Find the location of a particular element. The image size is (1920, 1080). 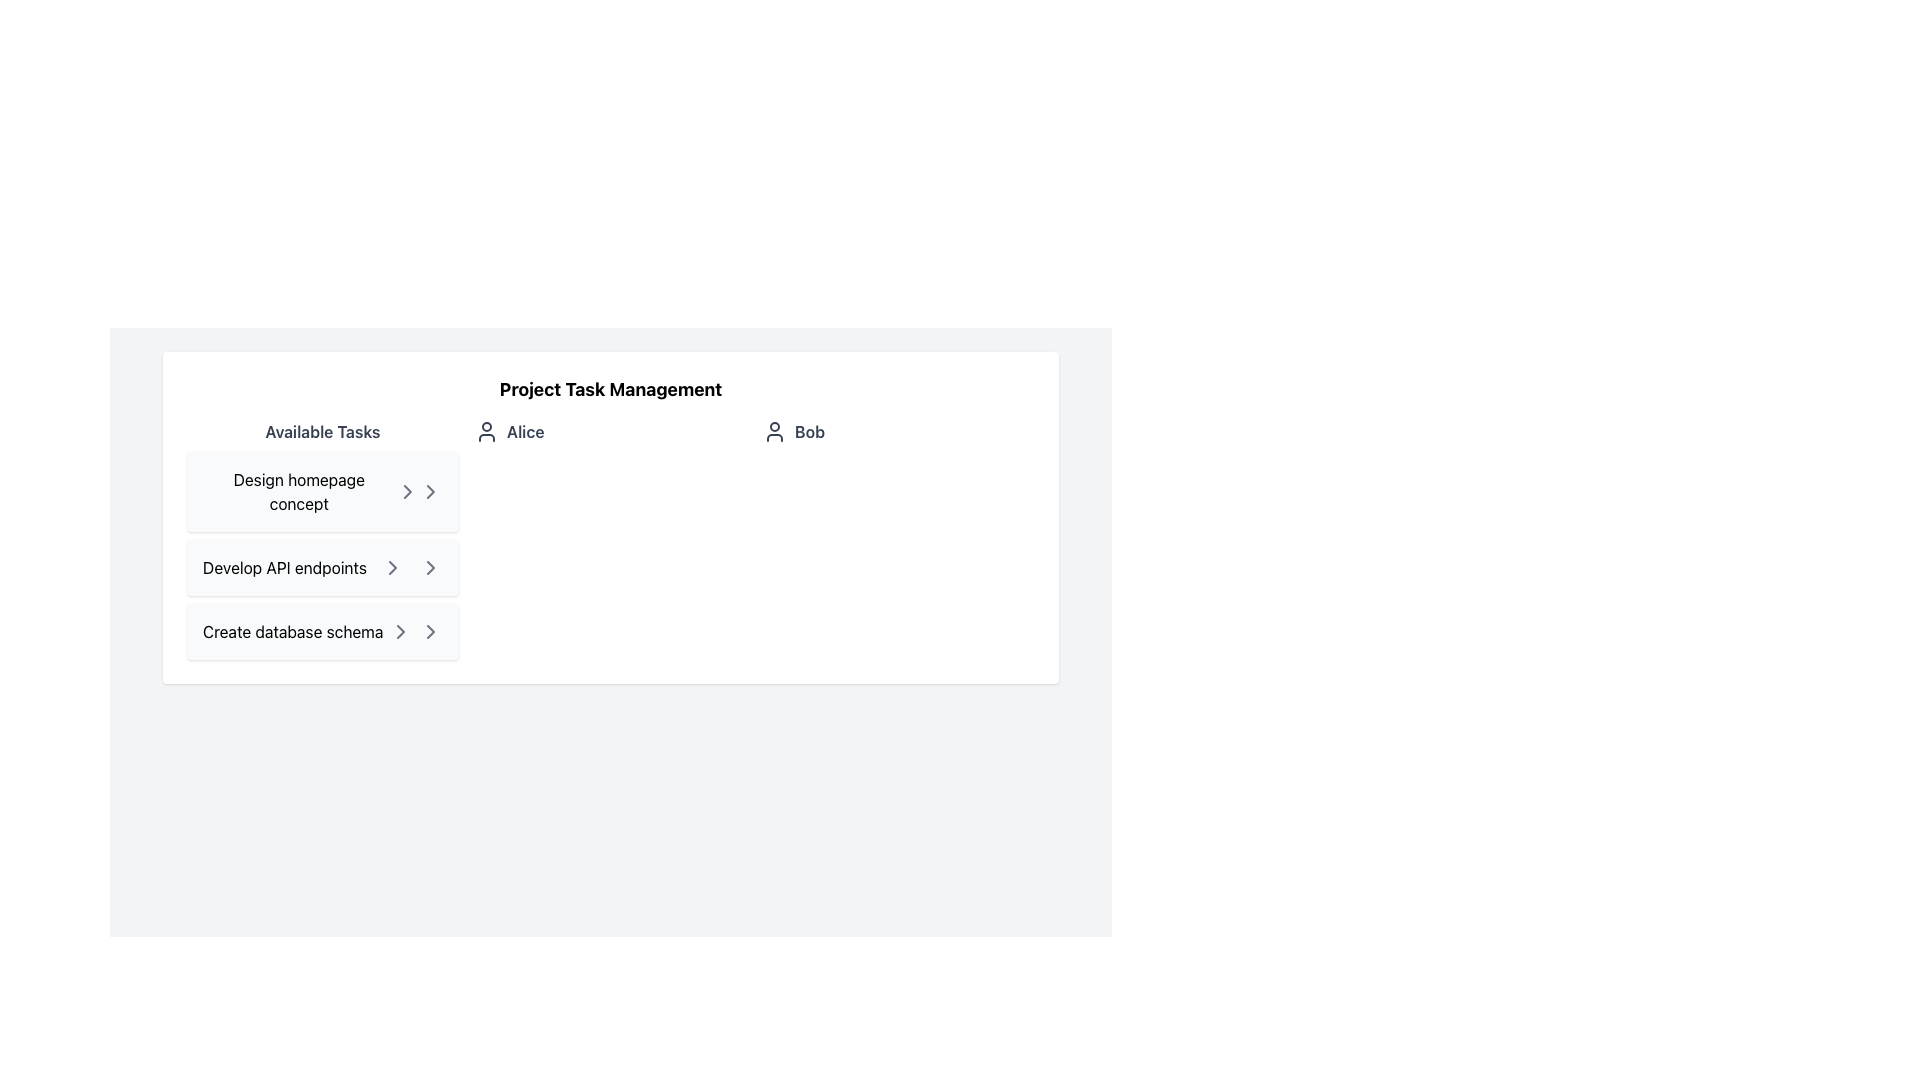

the small right-pointing chevron icon located to the right of the 'Develop API endpoints' label in the 'Available Tasks' section is located at coordinates (393, 567).